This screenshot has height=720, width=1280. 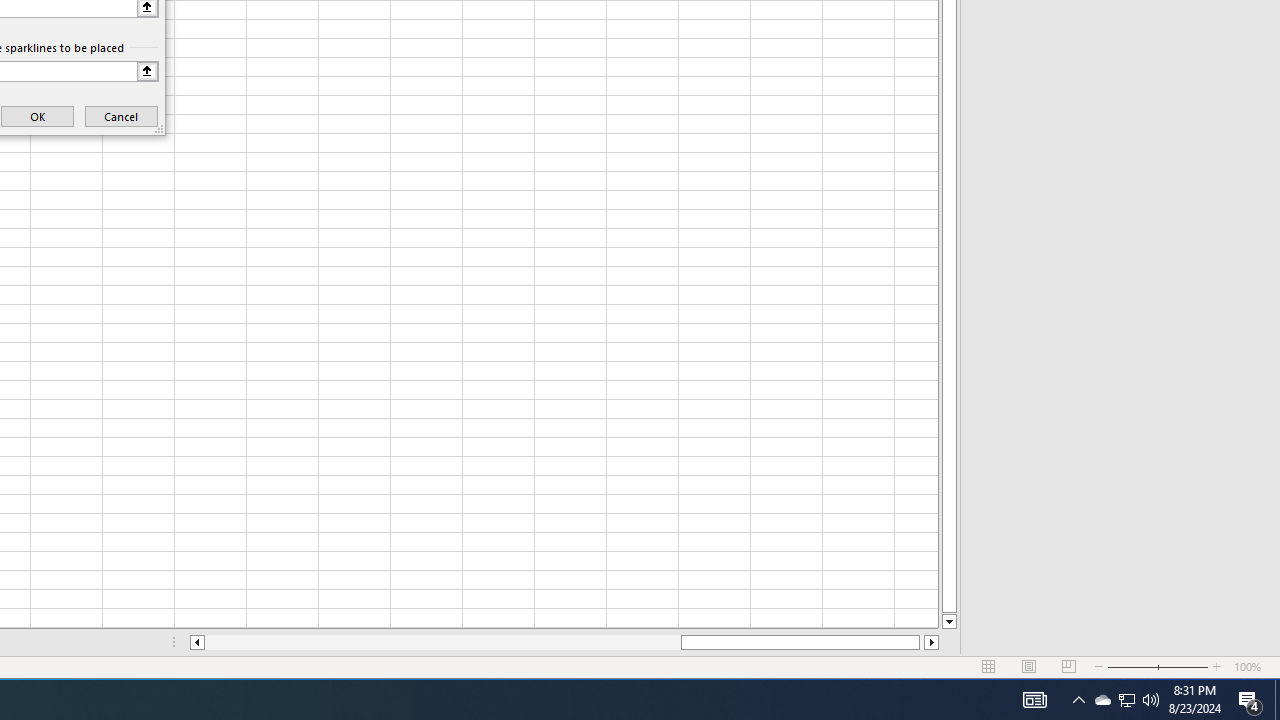 What do you see at coordinates (948, 621) in the screenshot?
I see `'Line down'` at bounding box center [948, 621].